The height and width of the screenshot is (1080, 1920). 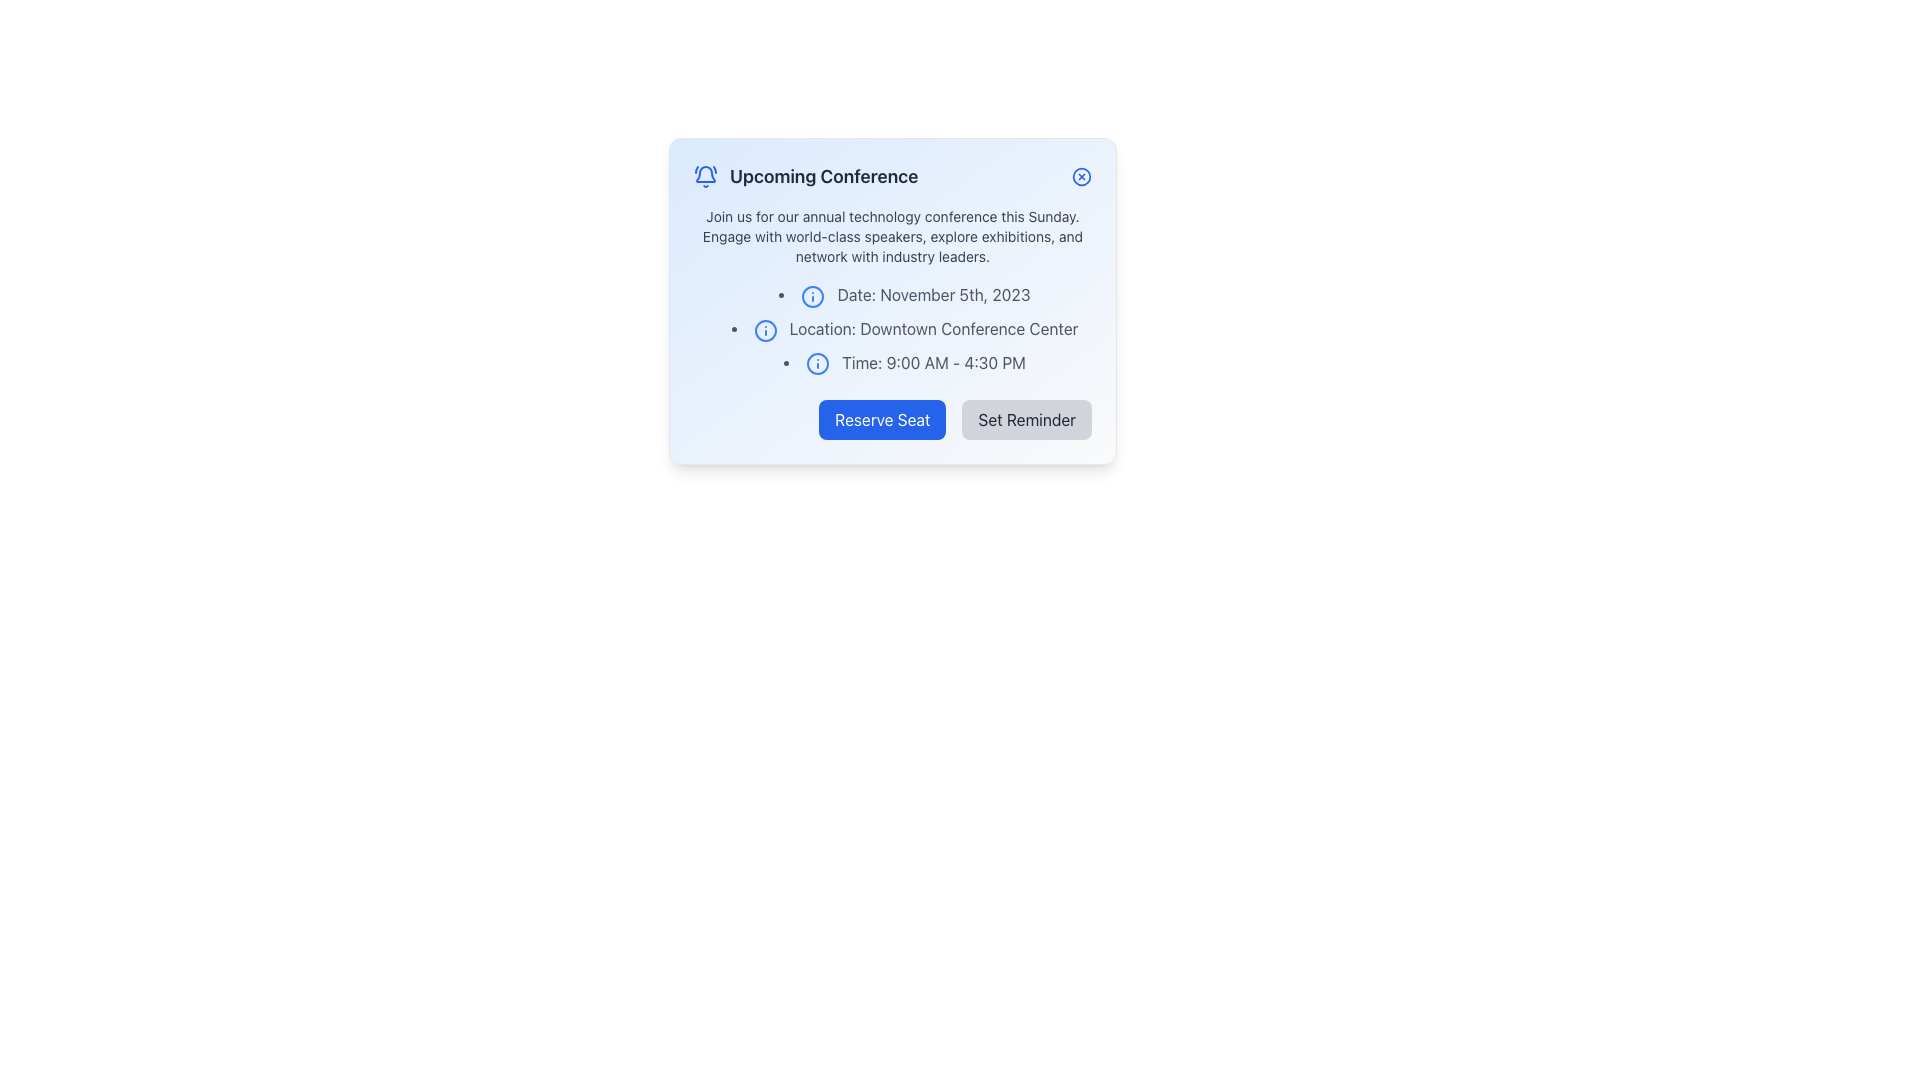 I want to click on displayed text of the Text block located below the title 'Upcoming Conference' and above the list of event information, so click(x=891, y=235).